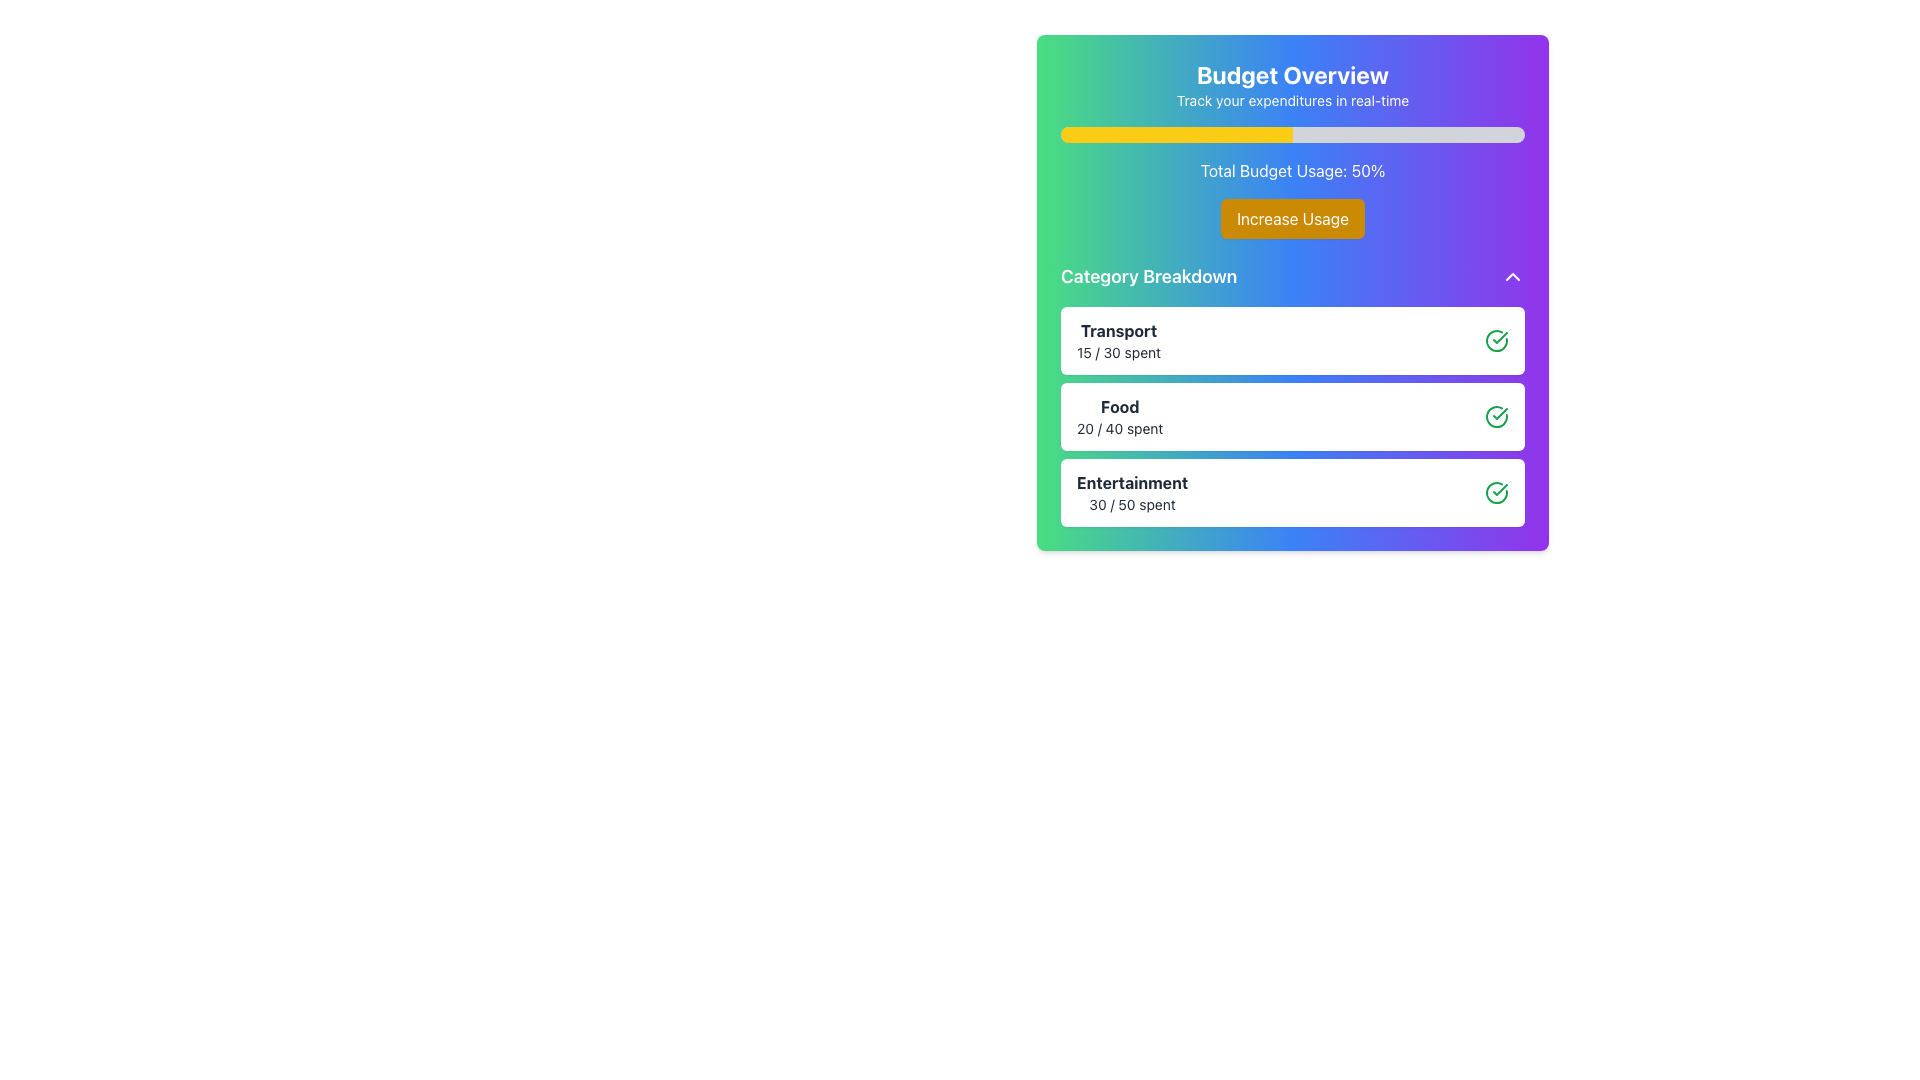 The height and width of the screenshot is (1080, 1920). What do you see at coordinates (1292, 83) in the screenshot?
I see `the Header element that introduces the budgeting card, which includes a title and a brief supportive description, located at the top of the card against a gradient background` at bounding box center [1292, 83].